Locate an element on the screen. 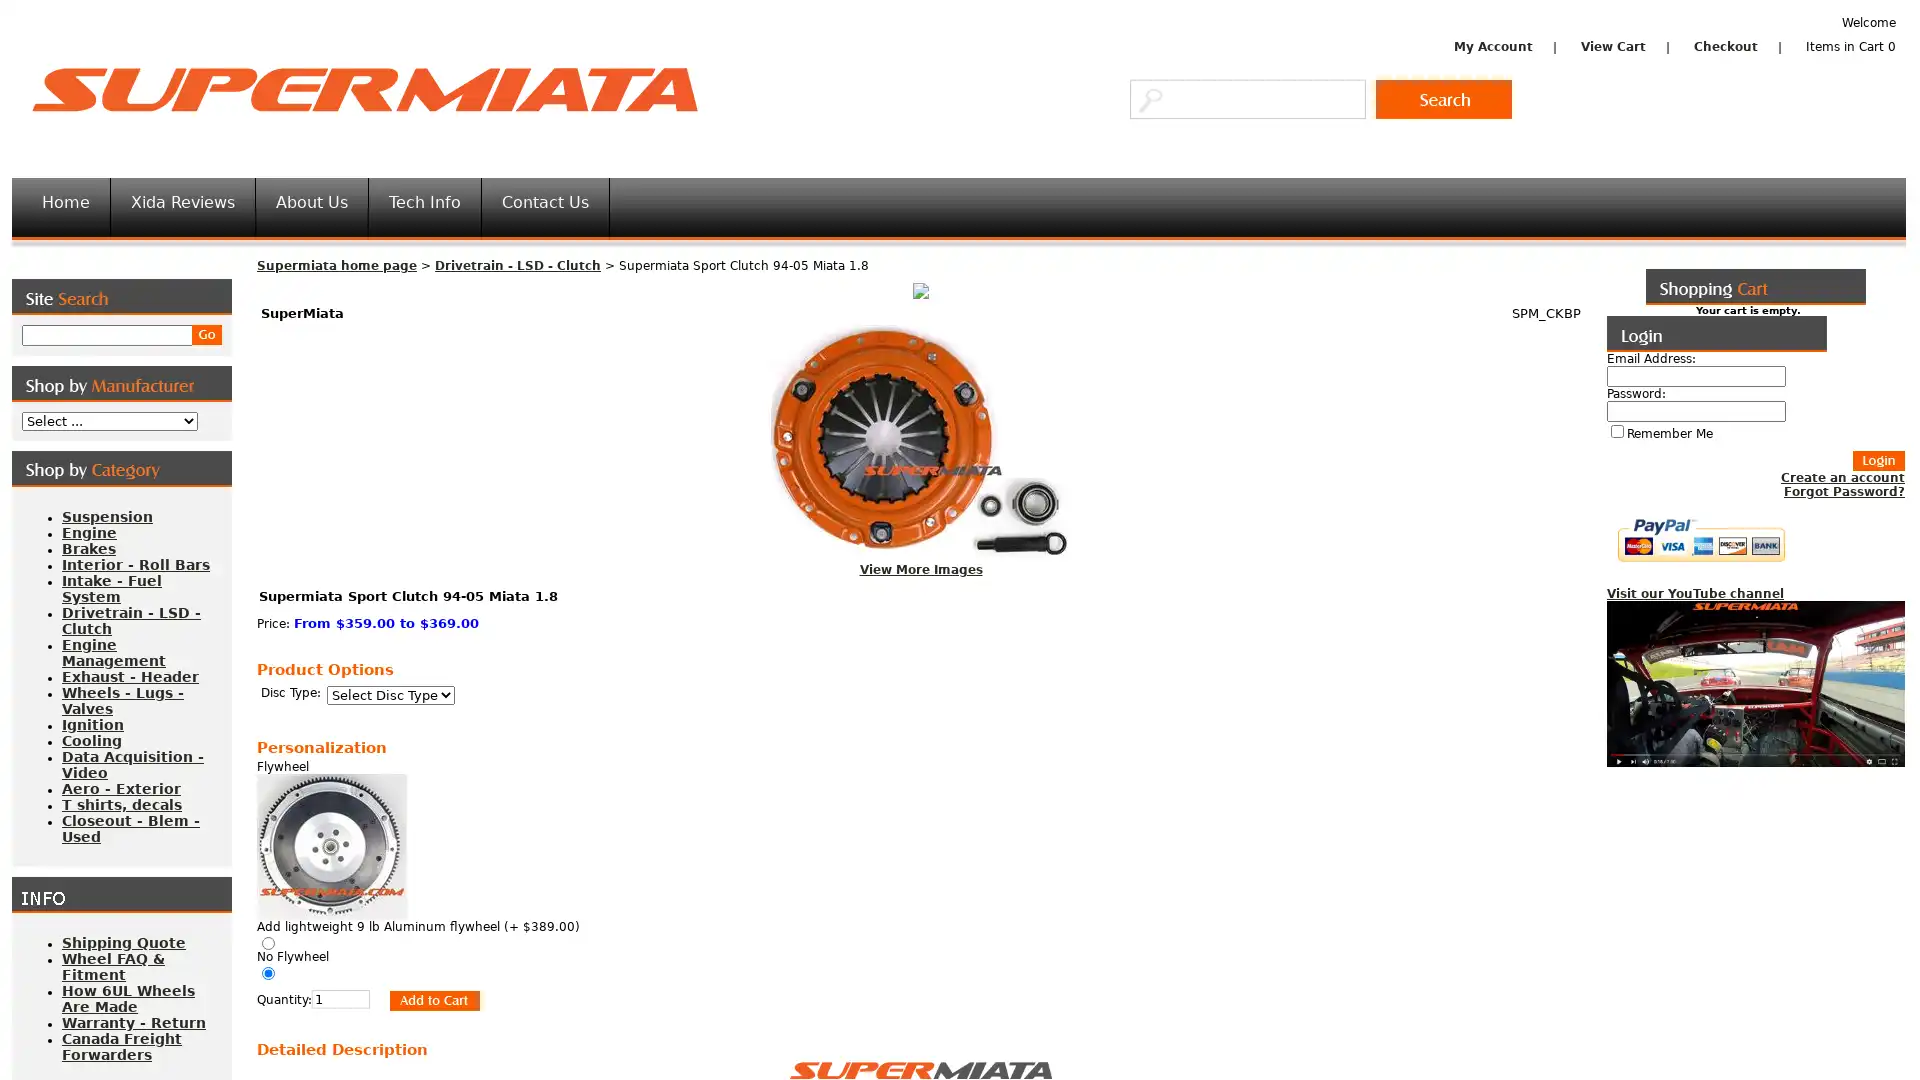 The image size is (1920, 1080). Go is located at coordinates (206, 334).